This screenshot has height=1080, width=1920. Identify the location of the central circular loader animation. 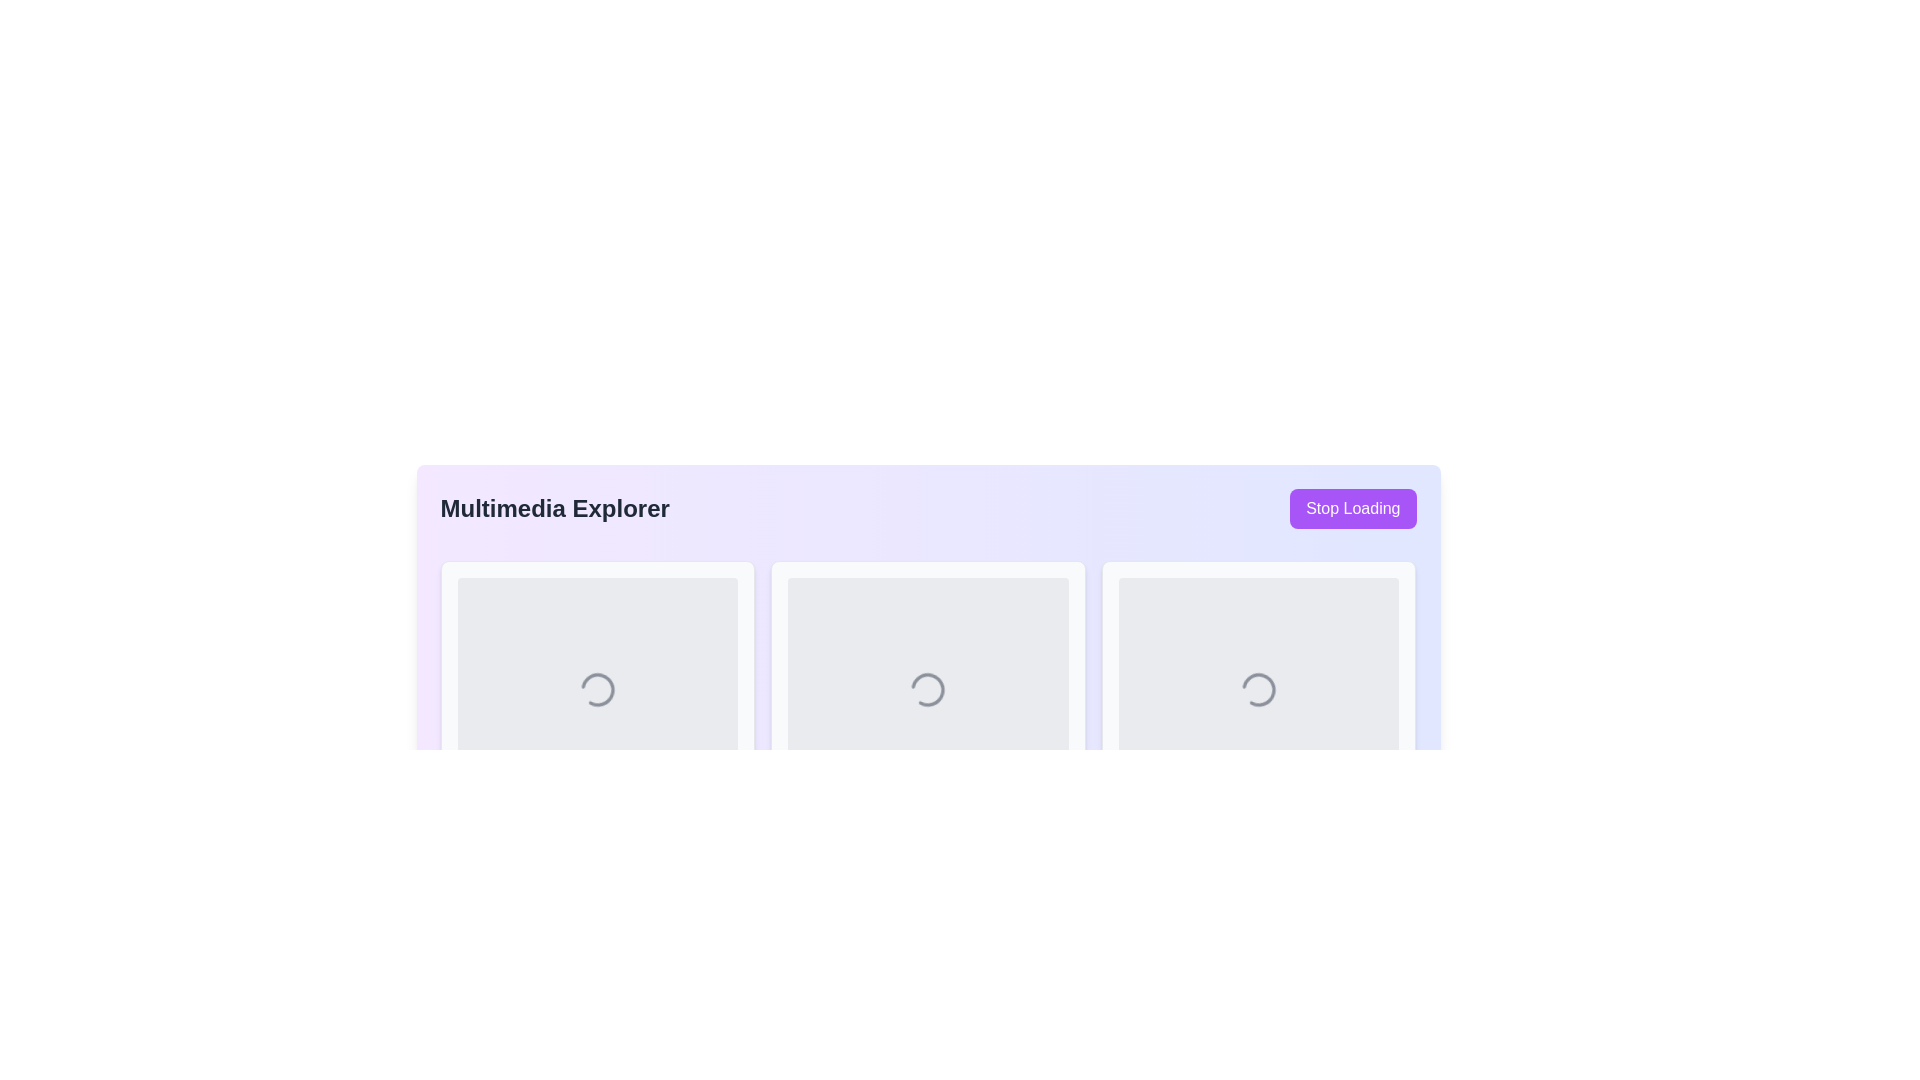
(927, 689).